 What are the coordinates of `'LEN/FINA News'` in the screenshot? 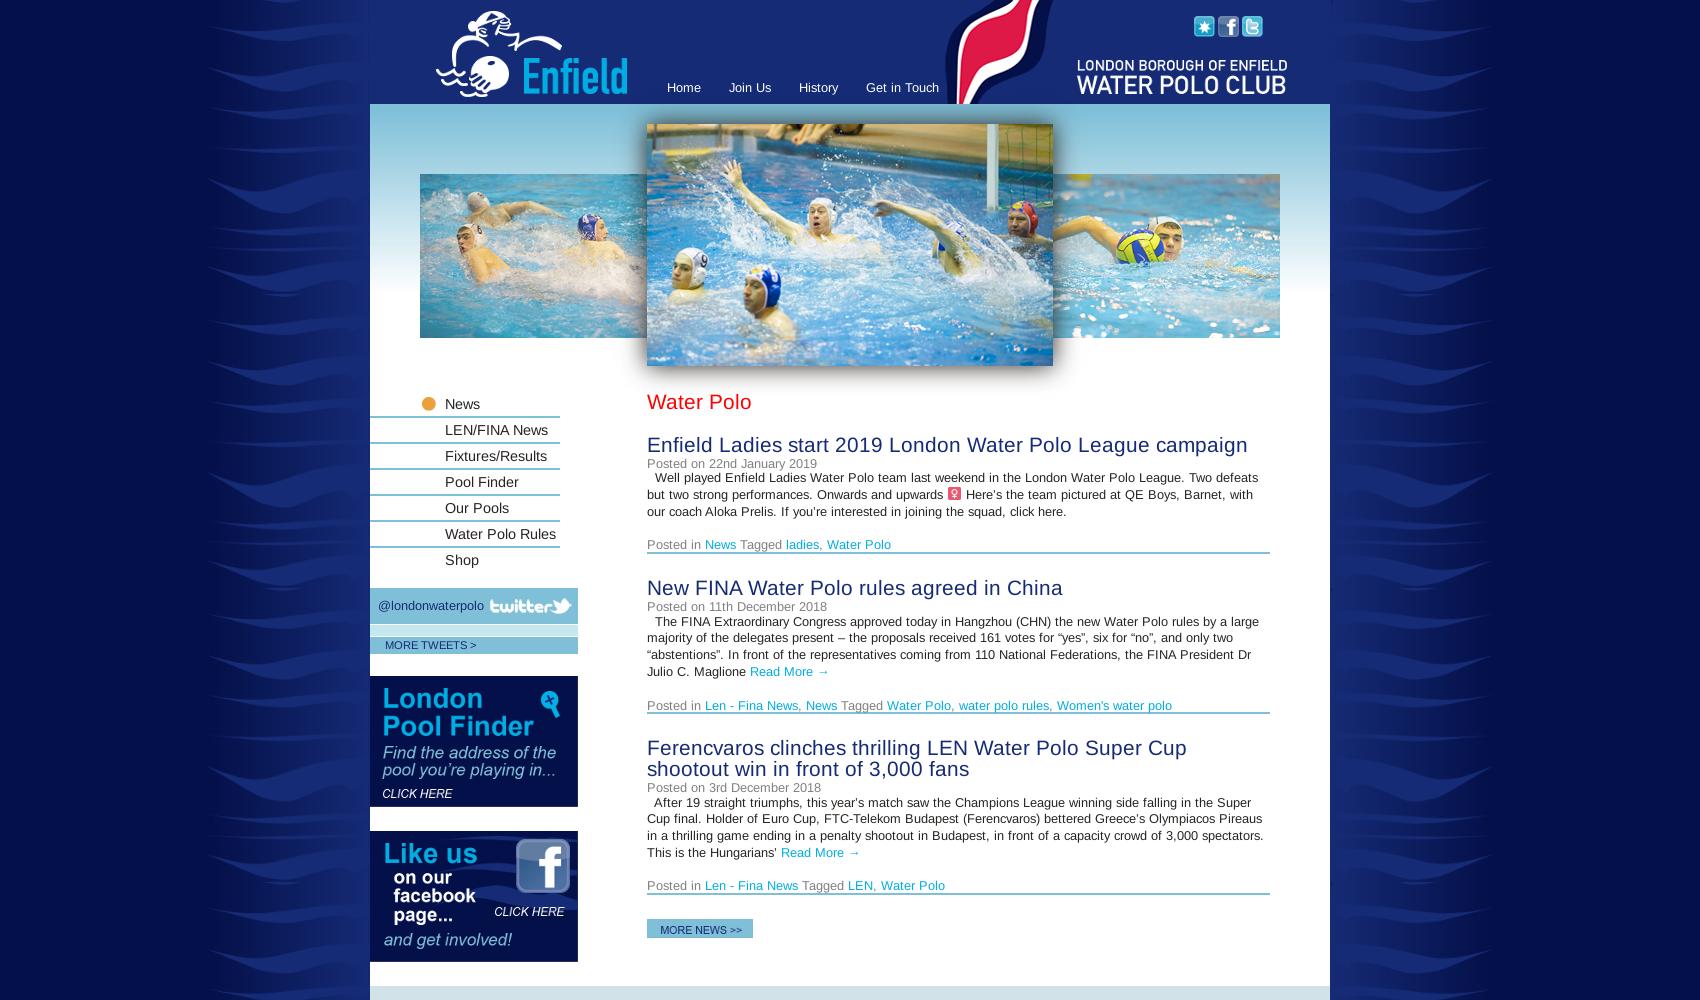 It's located at (496, 430).